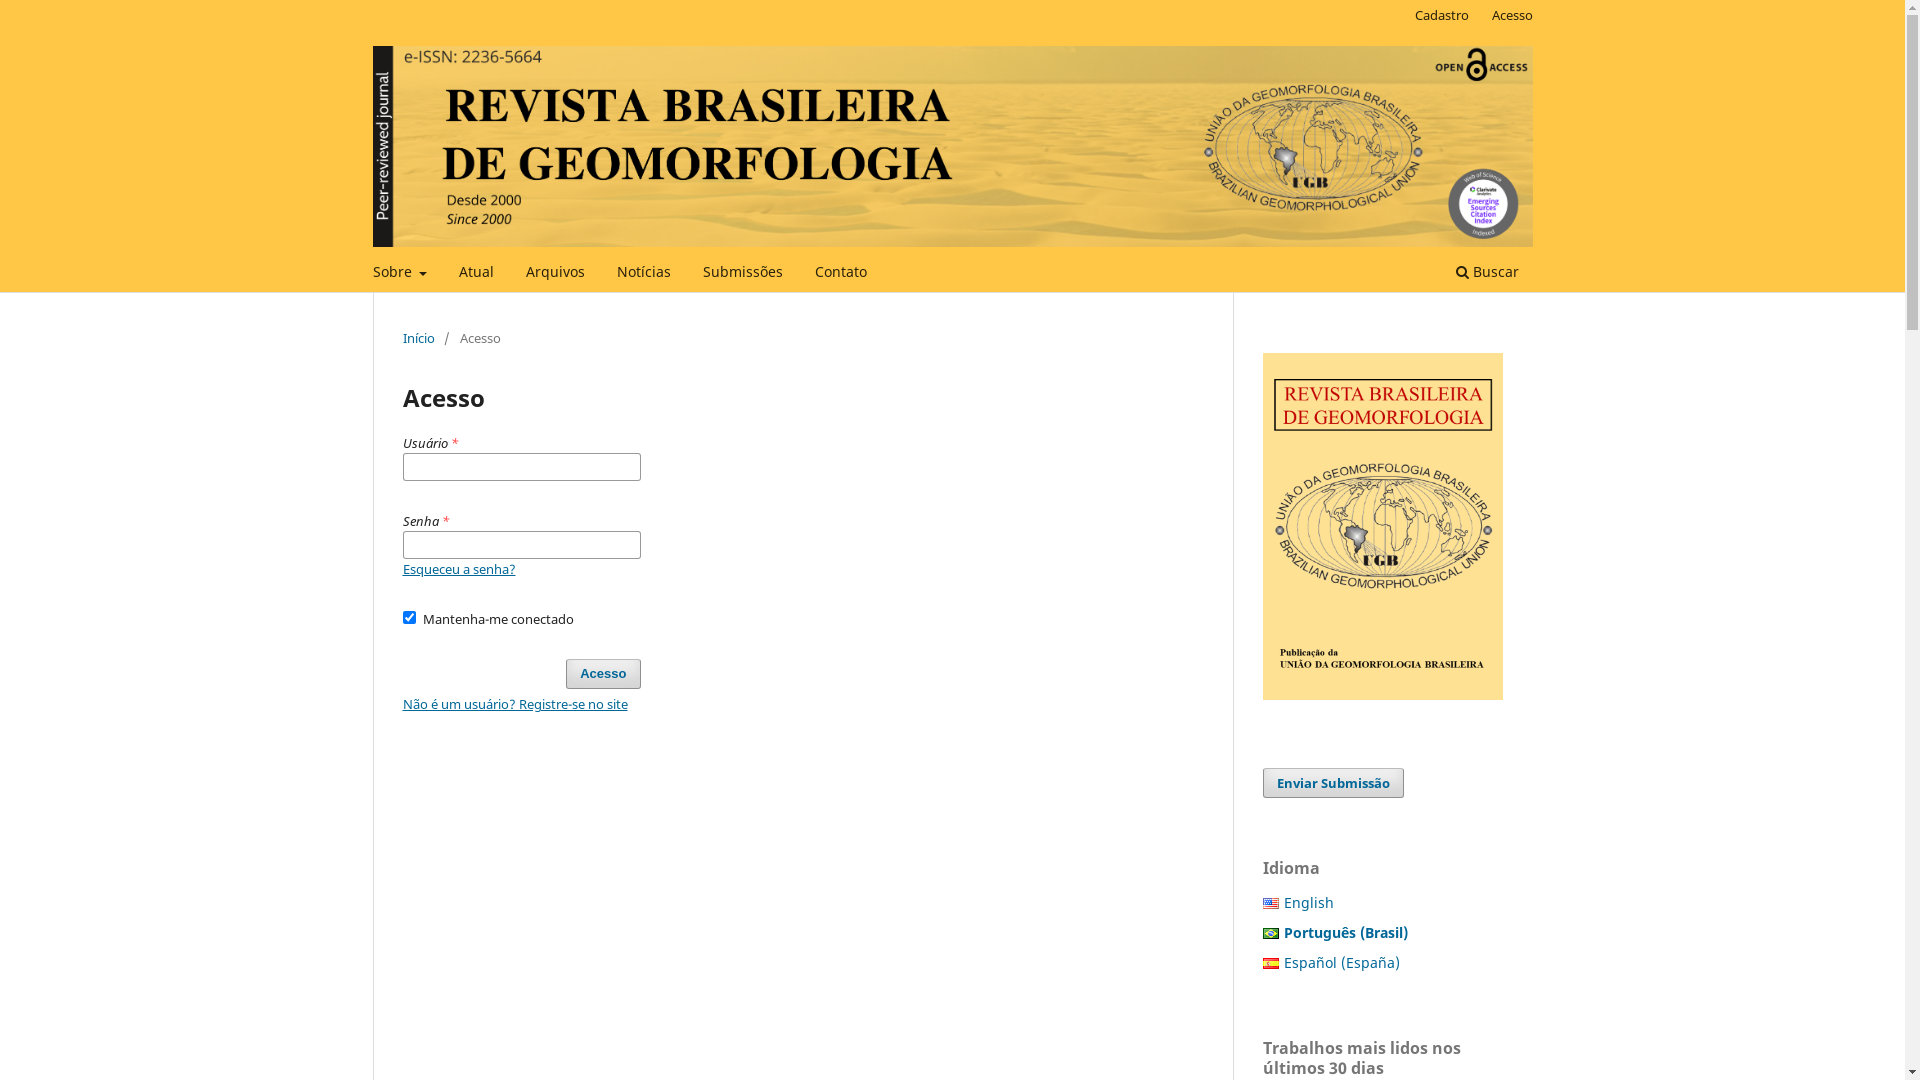  I want to click on 'Arquivos', so click(555, 274).